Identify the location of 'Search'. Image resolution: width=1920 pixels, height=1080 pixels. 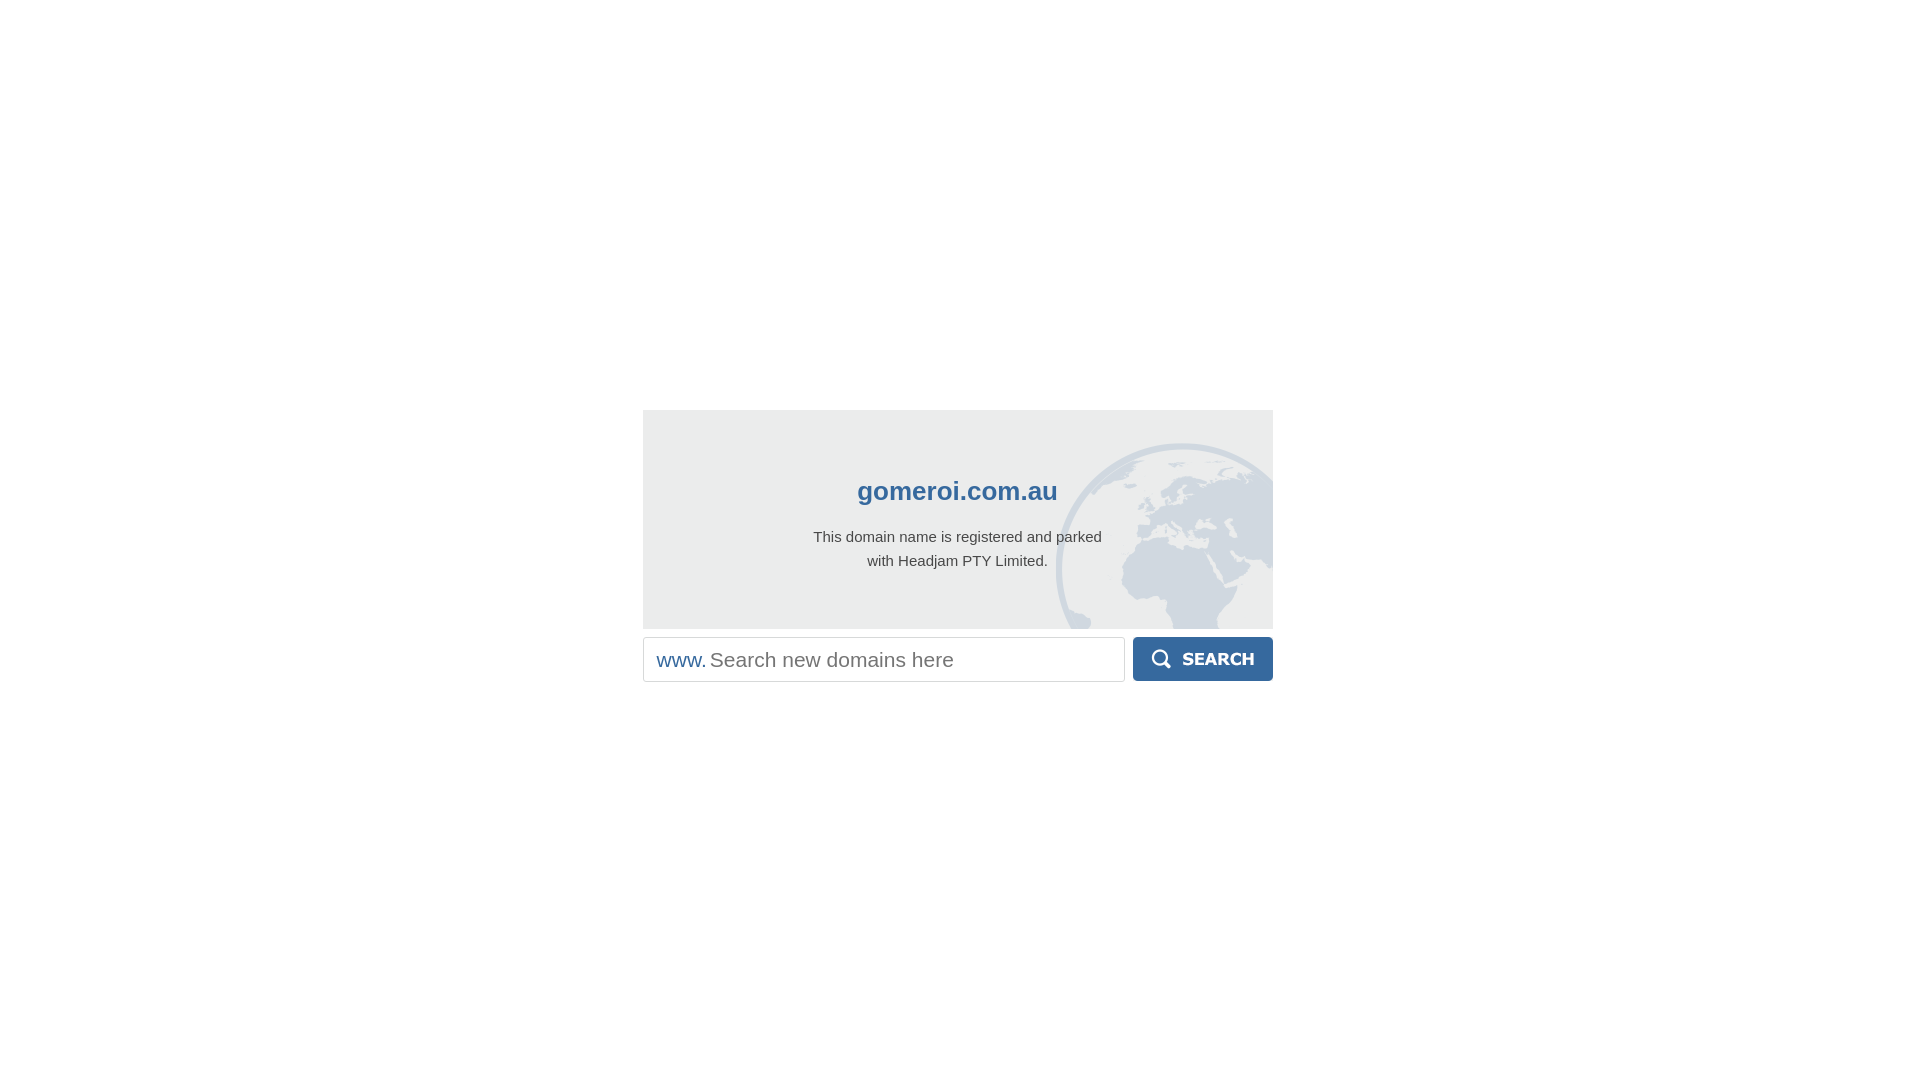
(1202, 659).